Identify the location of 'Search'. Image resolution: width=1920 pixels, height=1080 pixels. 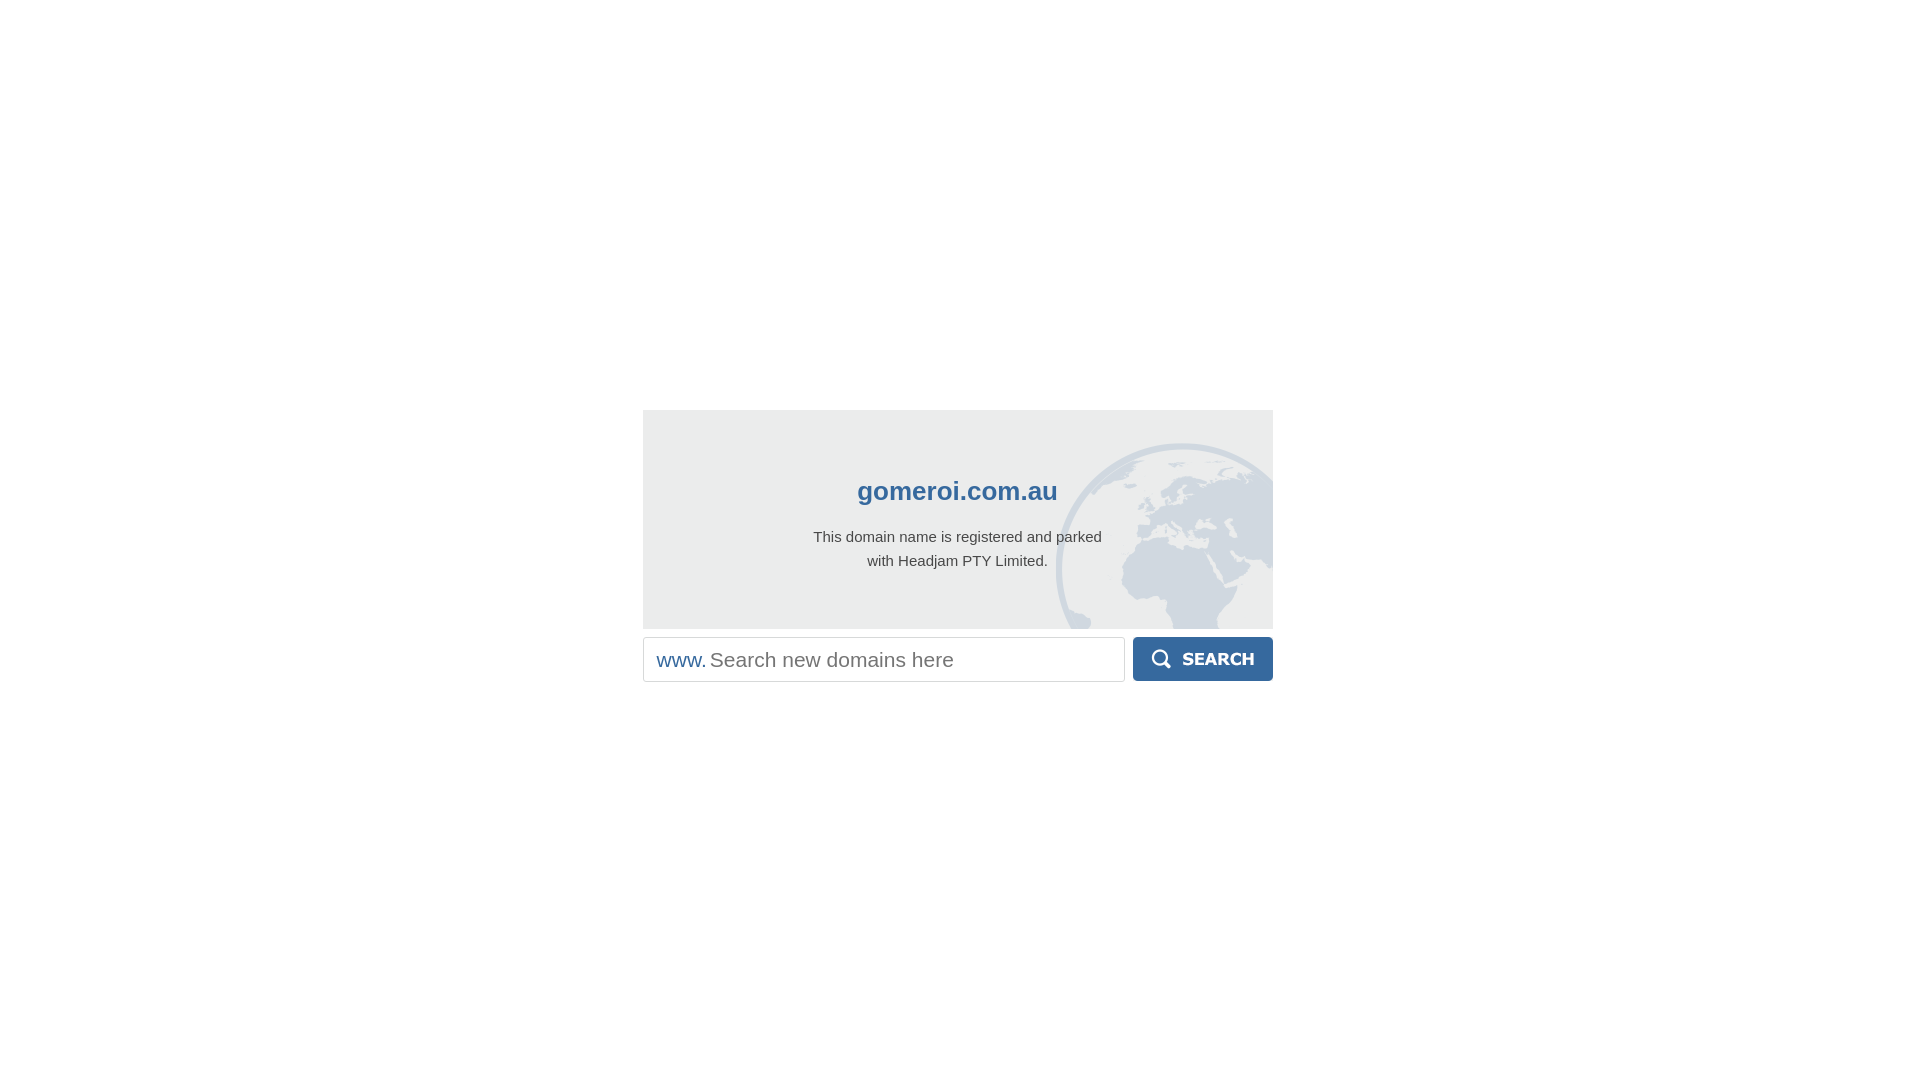
(1202, 659).